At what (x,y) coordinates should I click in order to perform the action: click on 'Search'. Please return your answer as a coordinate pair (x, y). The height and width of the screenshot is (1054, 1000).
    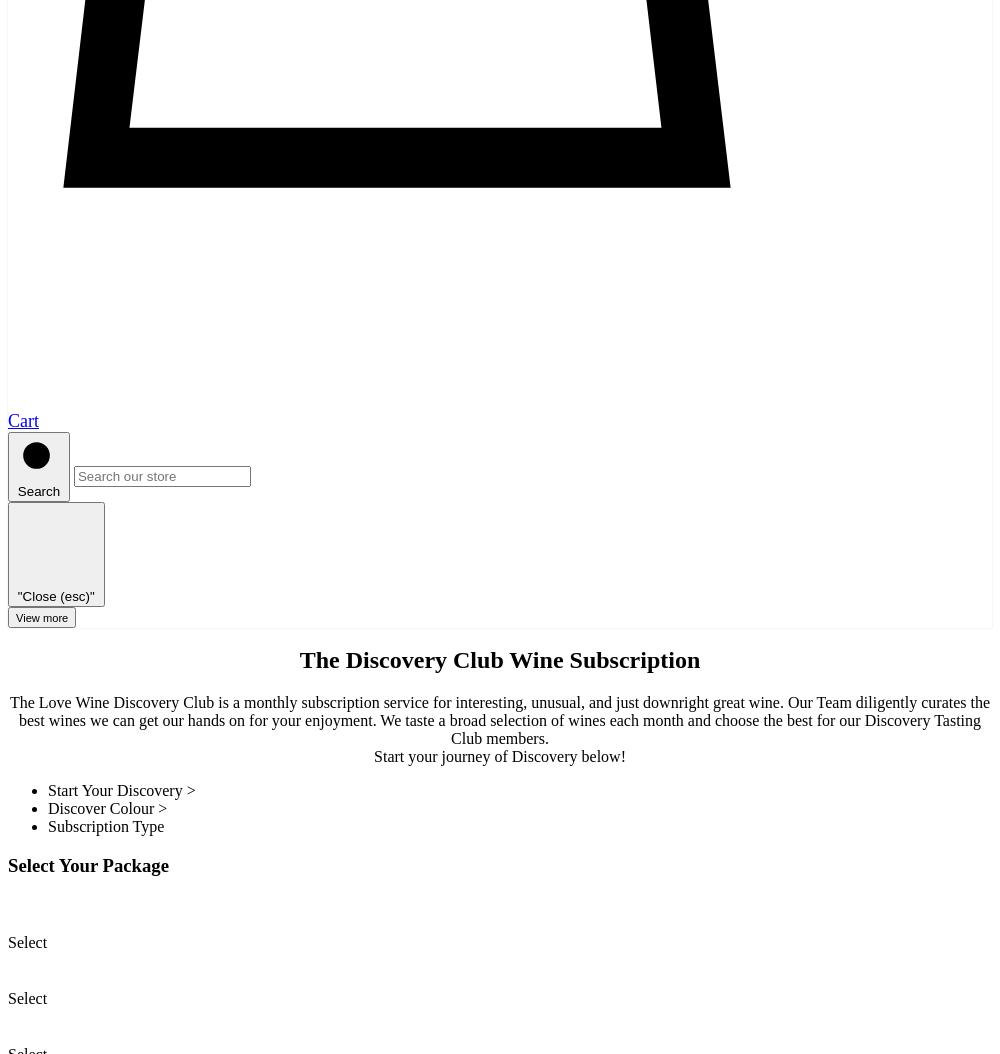
    Looking at the image, I should click on (17, 490).